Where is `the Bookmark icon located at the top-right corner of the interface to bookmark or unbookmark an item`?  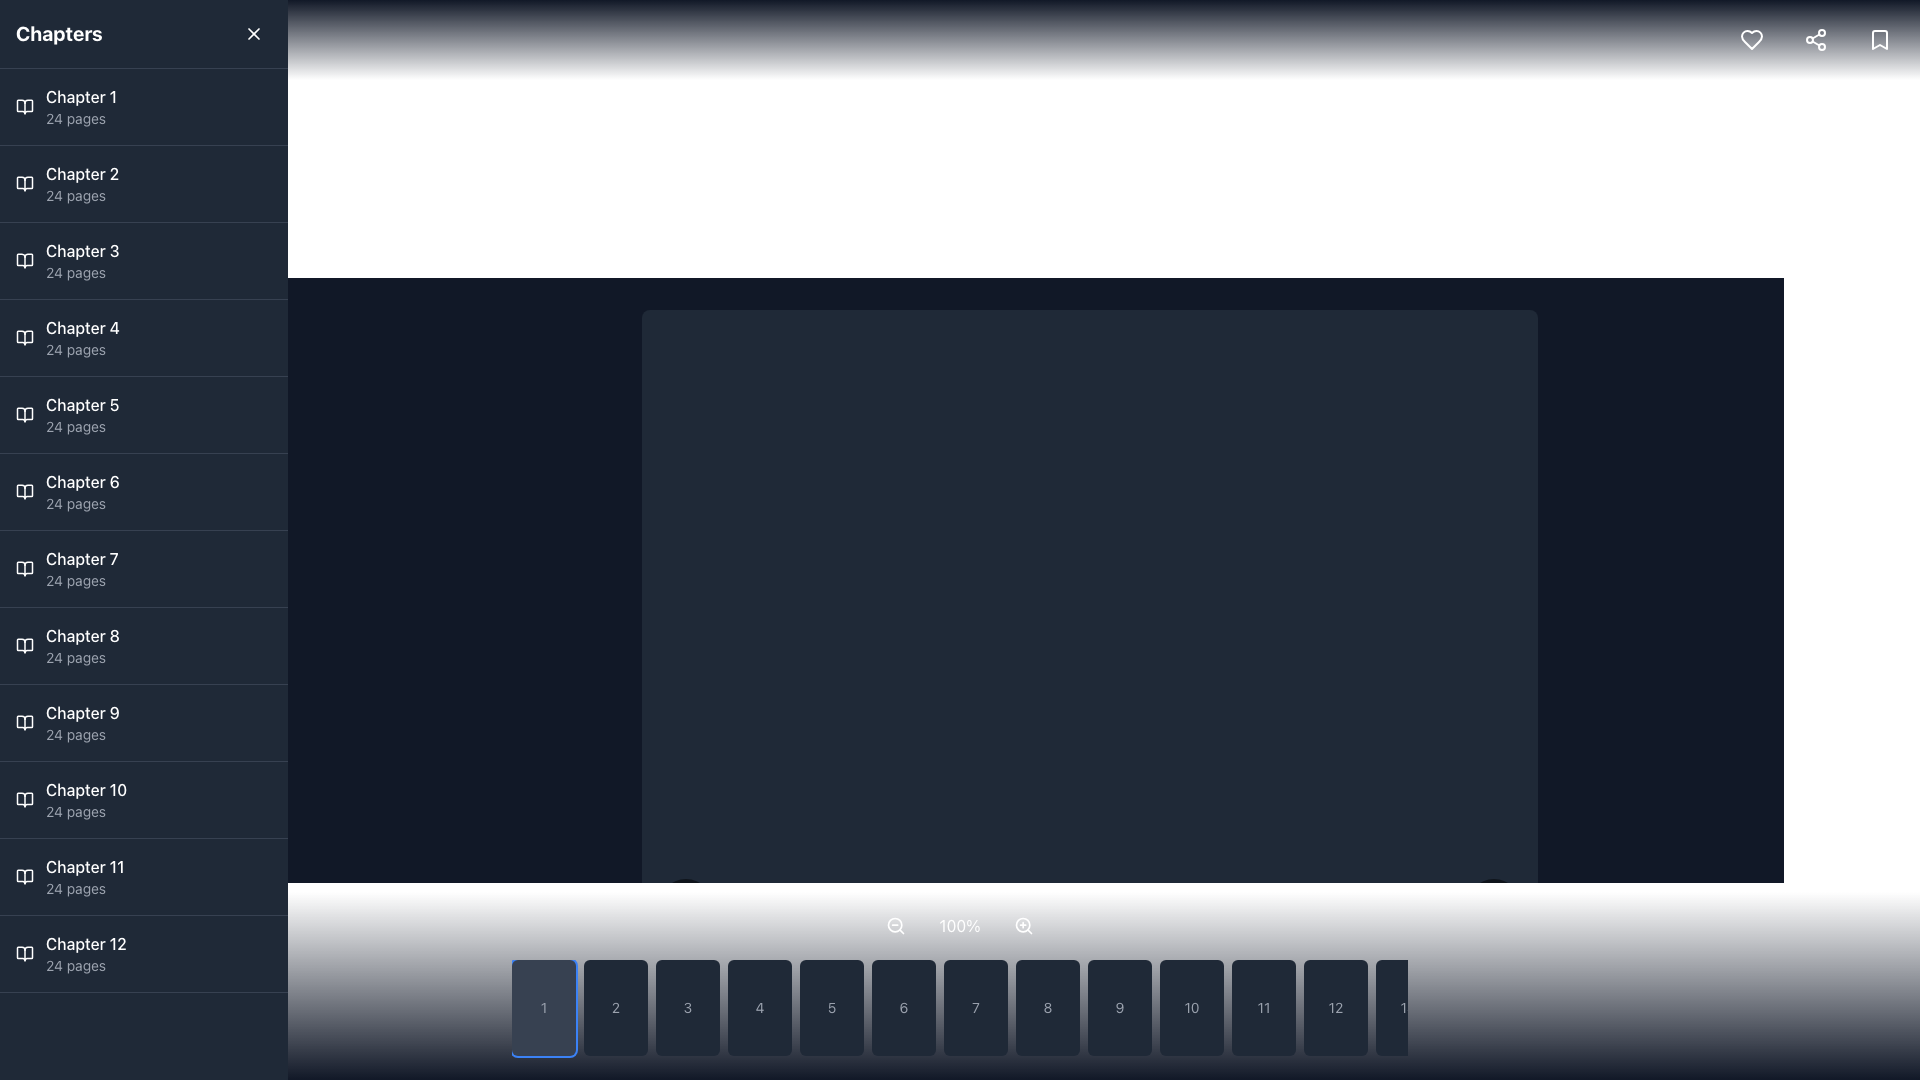
the Bookmark icon located at the top-right corner of the interface to bookmark or unbookmark an item is located at coordinates (1879, 39).